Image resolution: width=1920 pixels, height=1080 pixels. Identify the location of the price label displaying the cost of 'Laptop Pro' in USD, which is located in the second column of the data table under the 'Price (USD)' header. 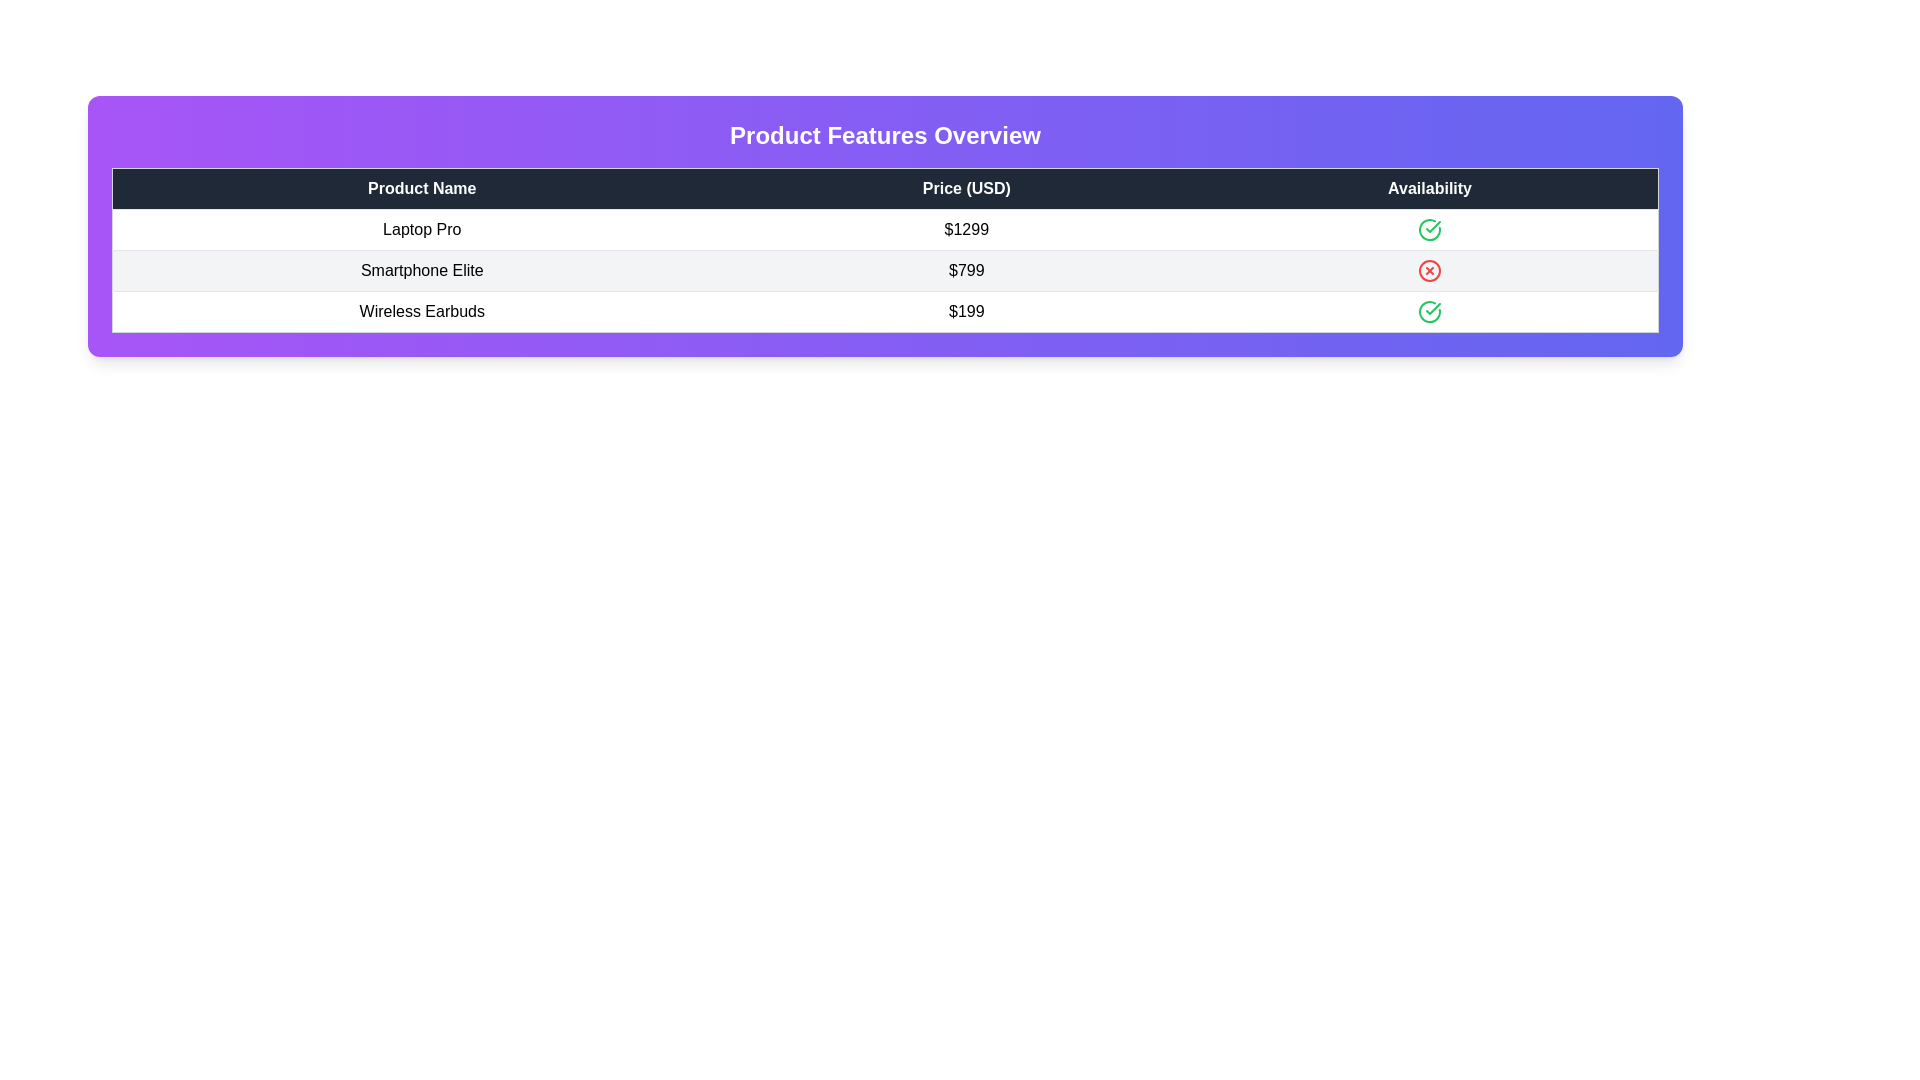
(966, 229).